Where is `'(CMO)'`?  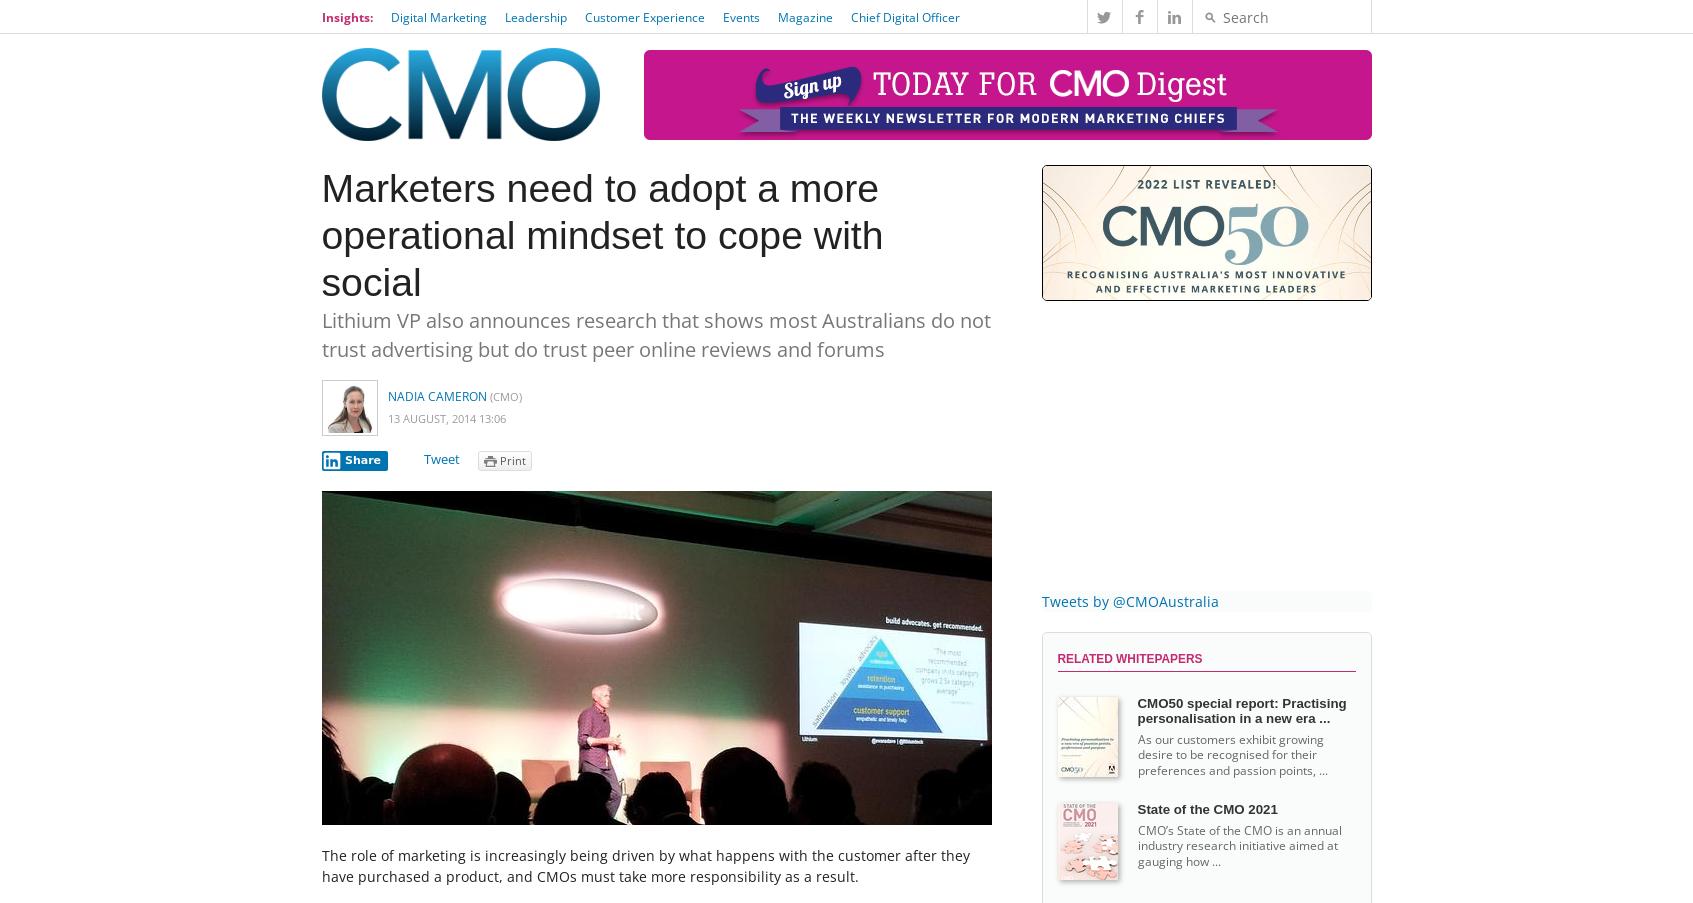 '(CMO)' is located at coordinates (503, 394).